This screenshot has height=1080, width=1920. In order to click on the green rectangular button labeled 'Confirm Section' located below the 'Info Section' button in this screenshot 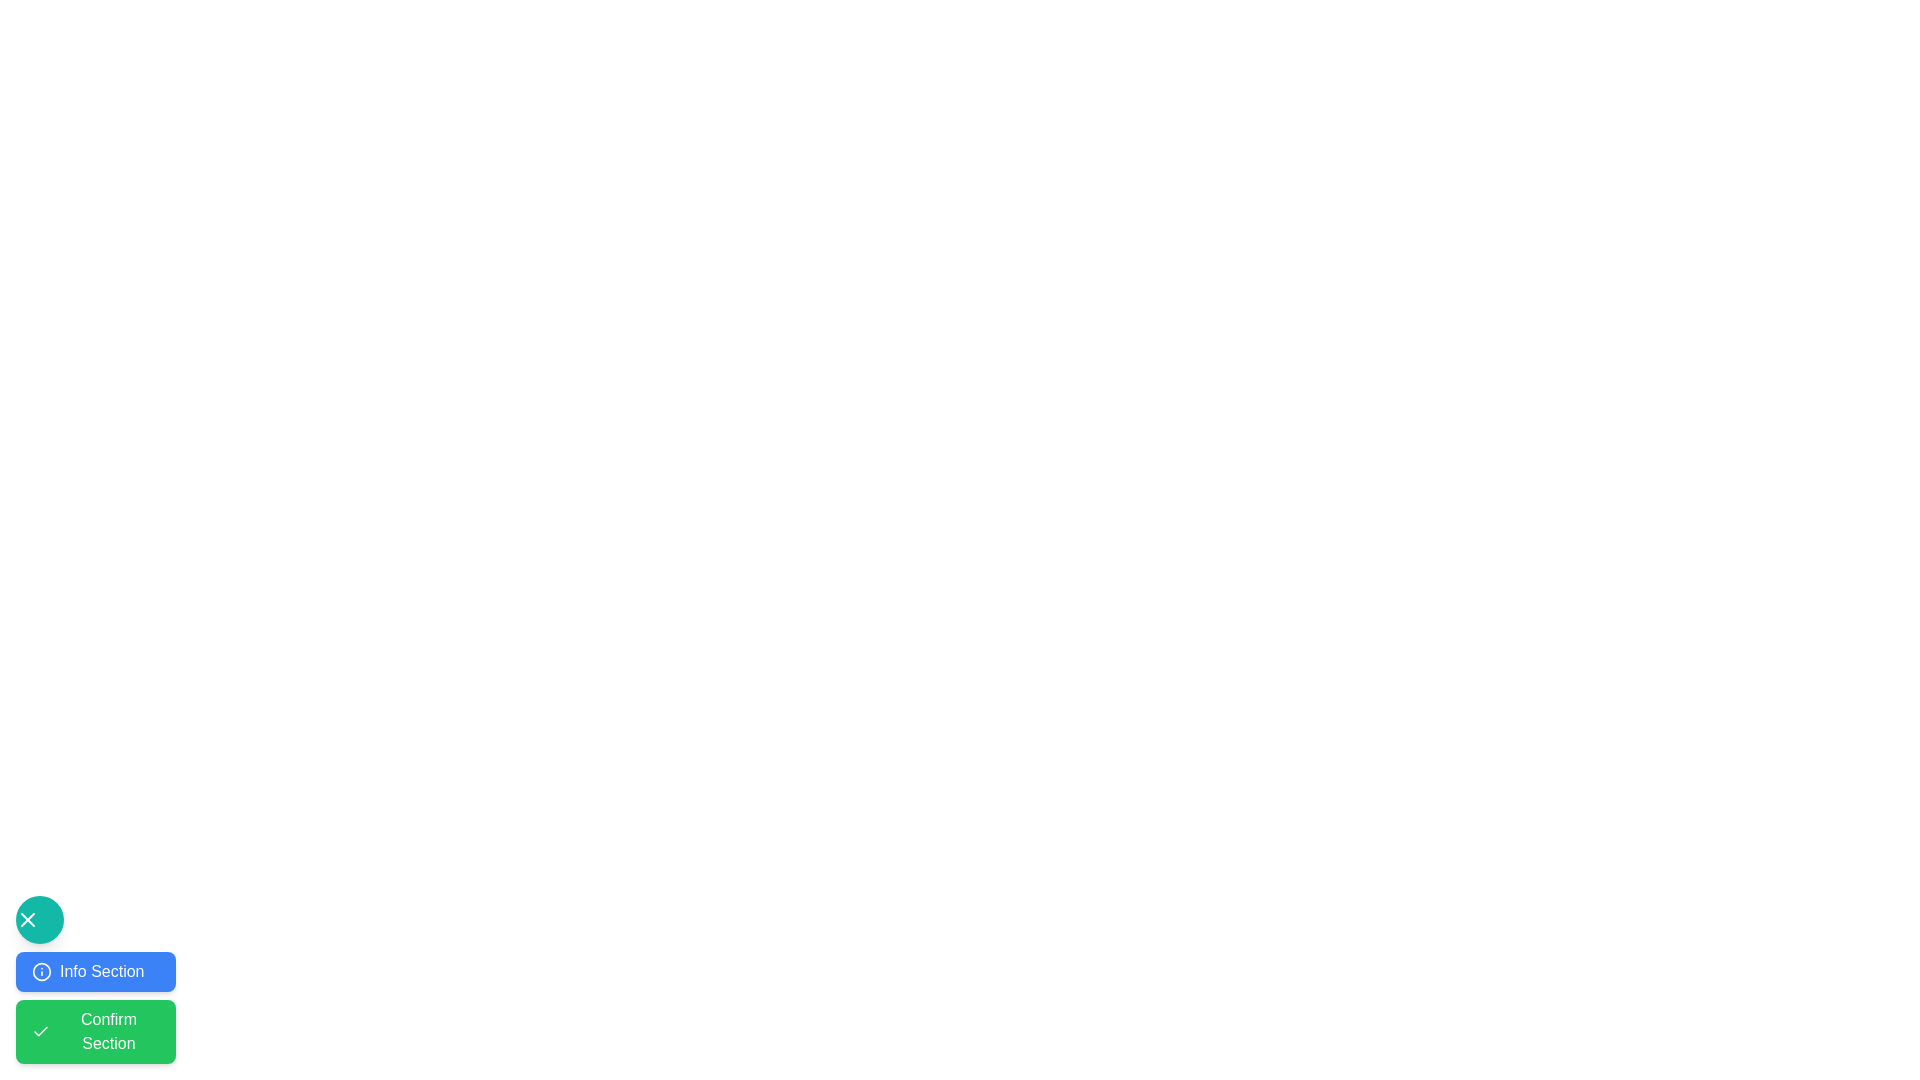, I will do `click(95, 1007)`.